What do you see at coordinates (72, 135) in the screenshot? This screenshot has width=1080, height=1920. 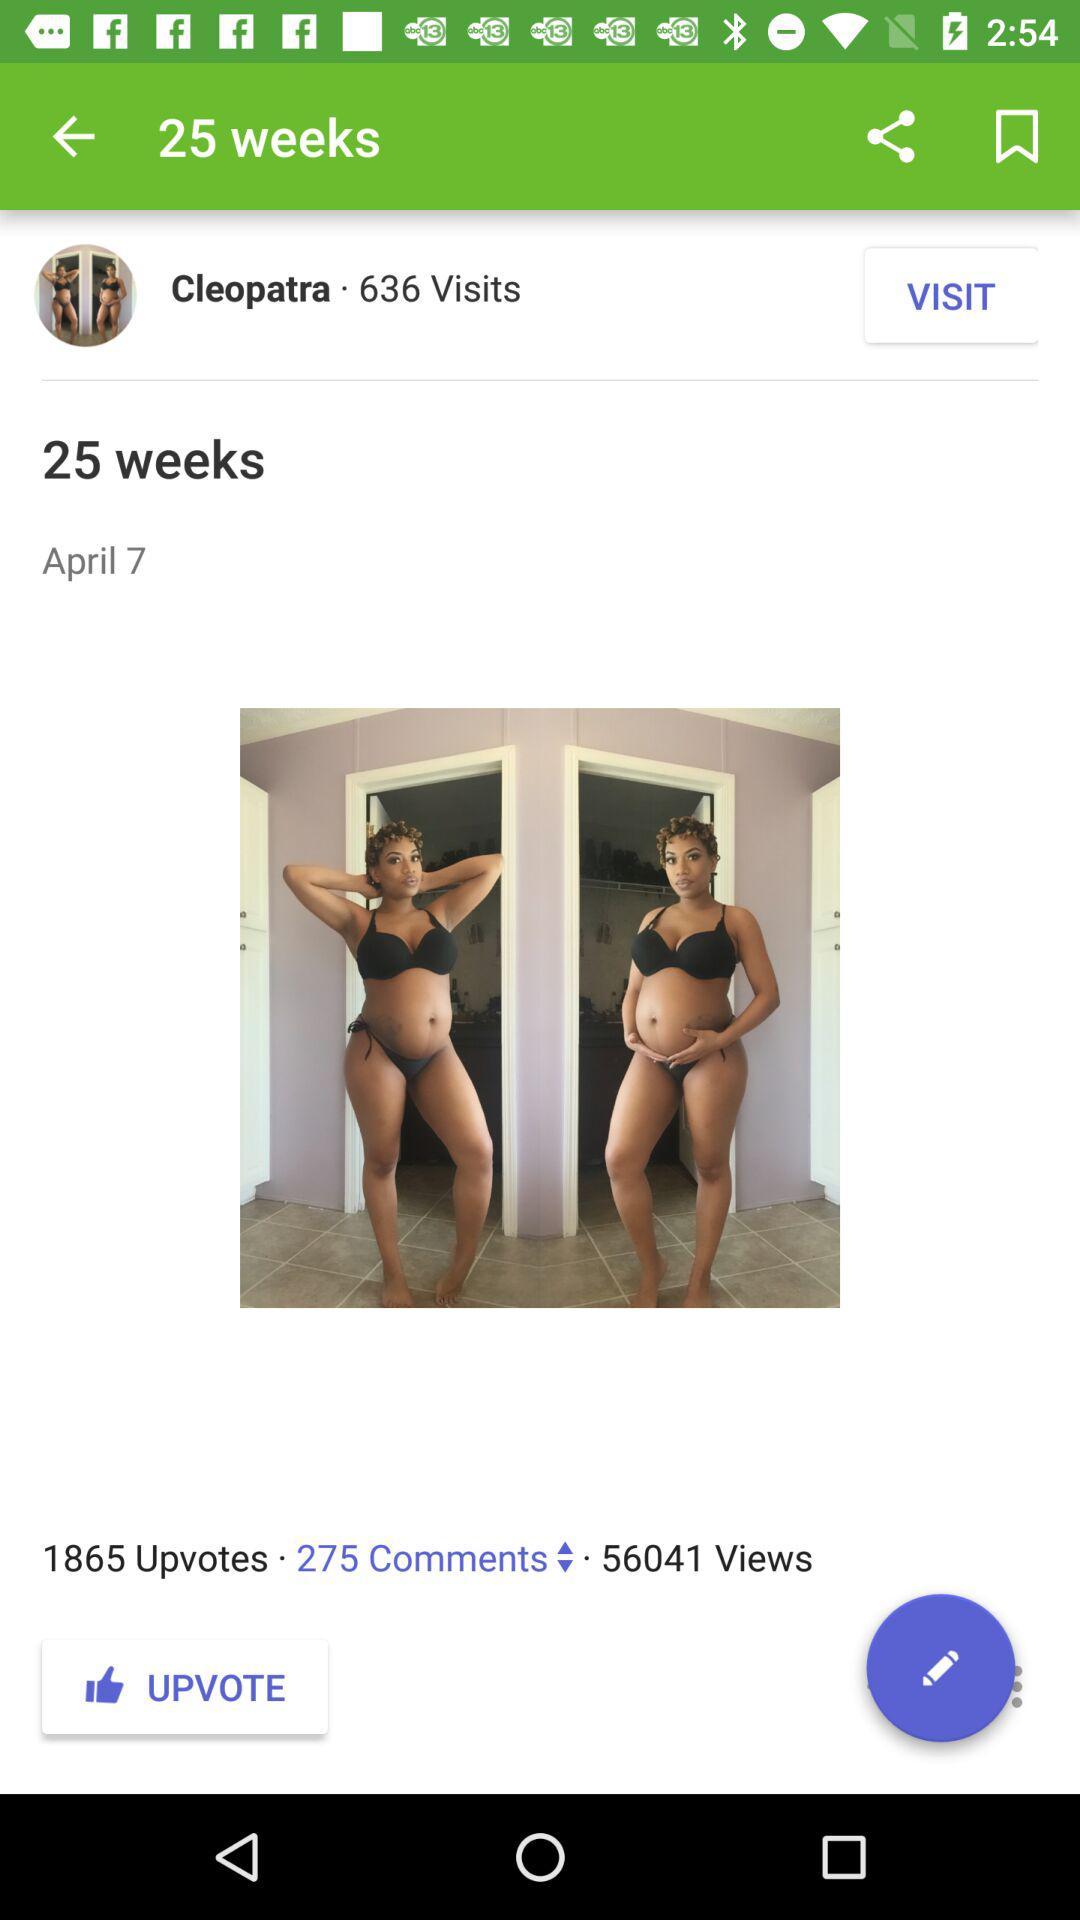 I see `the icon next to the 25 weeks item` at bounding box center [72, 135].